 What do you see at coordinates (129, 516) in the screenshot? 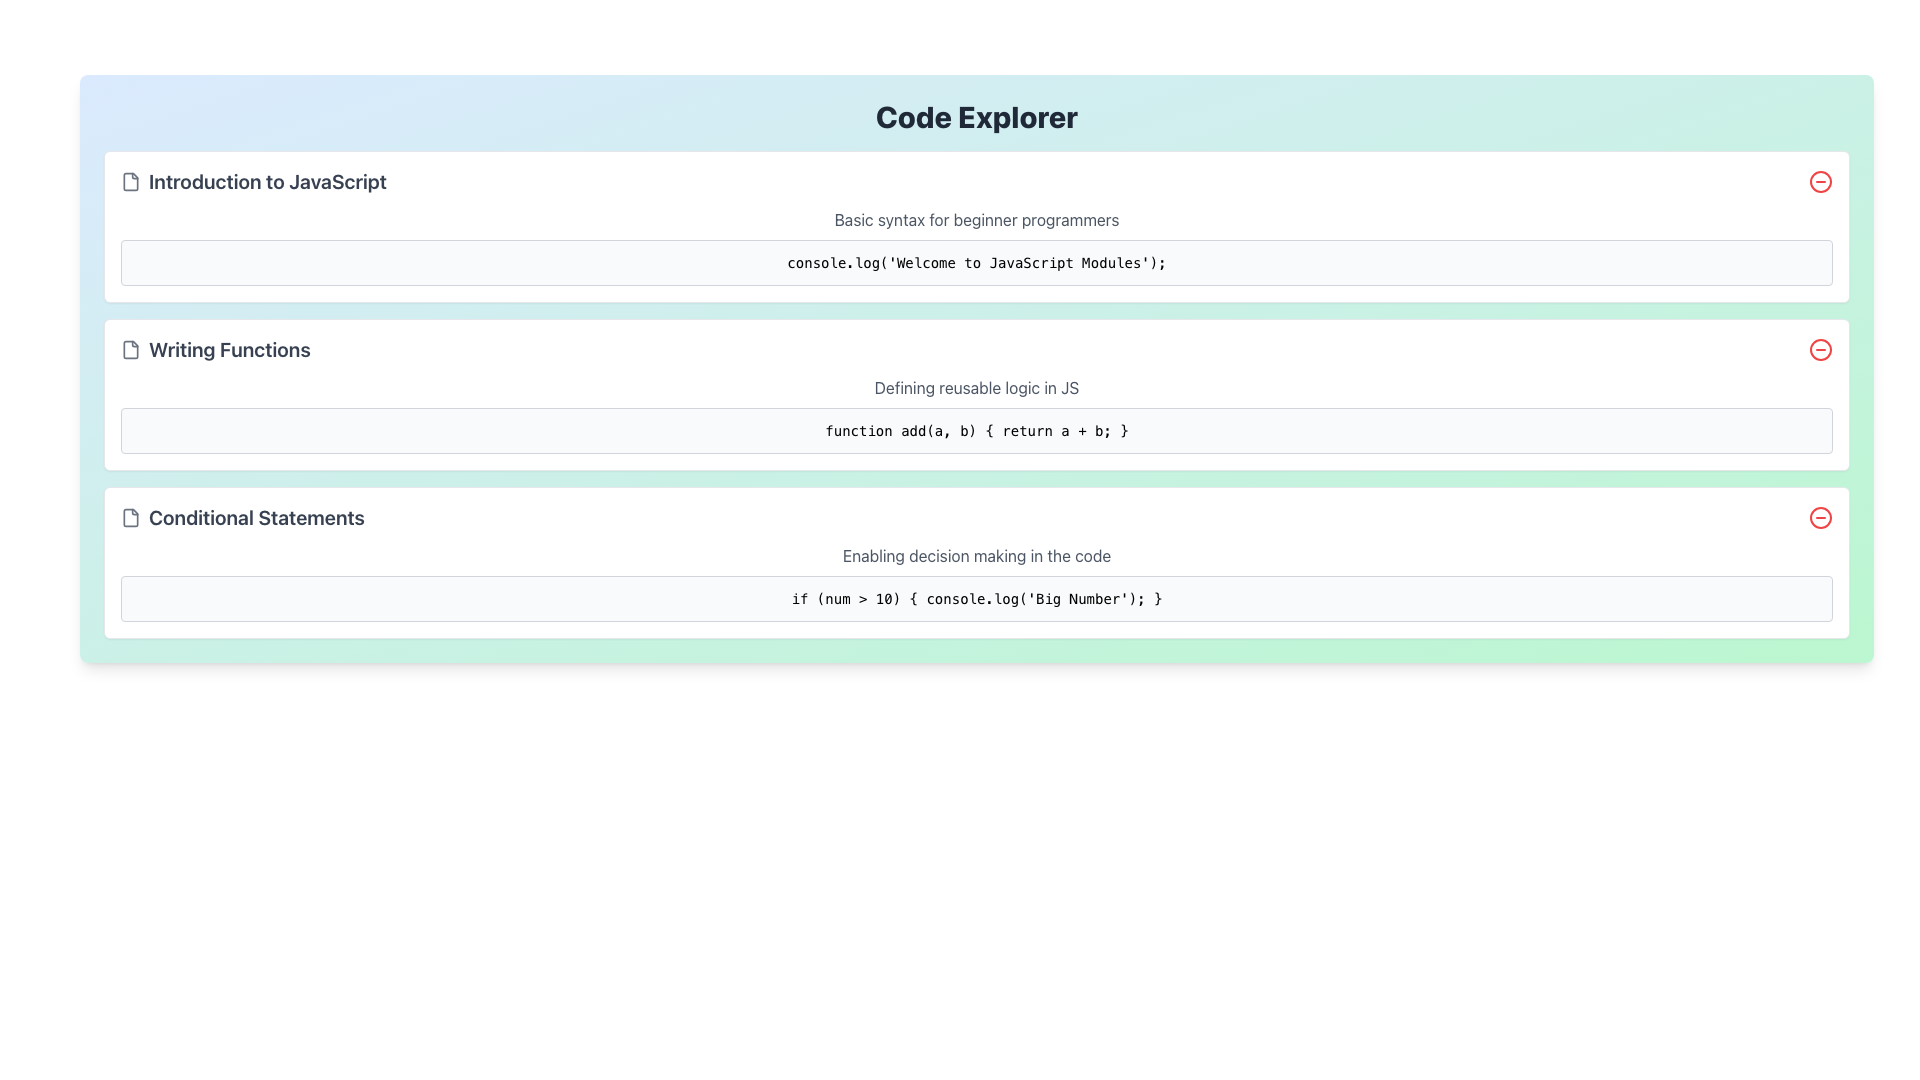
I see `the SVG icon representing a file or document located in the rightmost part of a button-like component` at bounding box center [129, 516].